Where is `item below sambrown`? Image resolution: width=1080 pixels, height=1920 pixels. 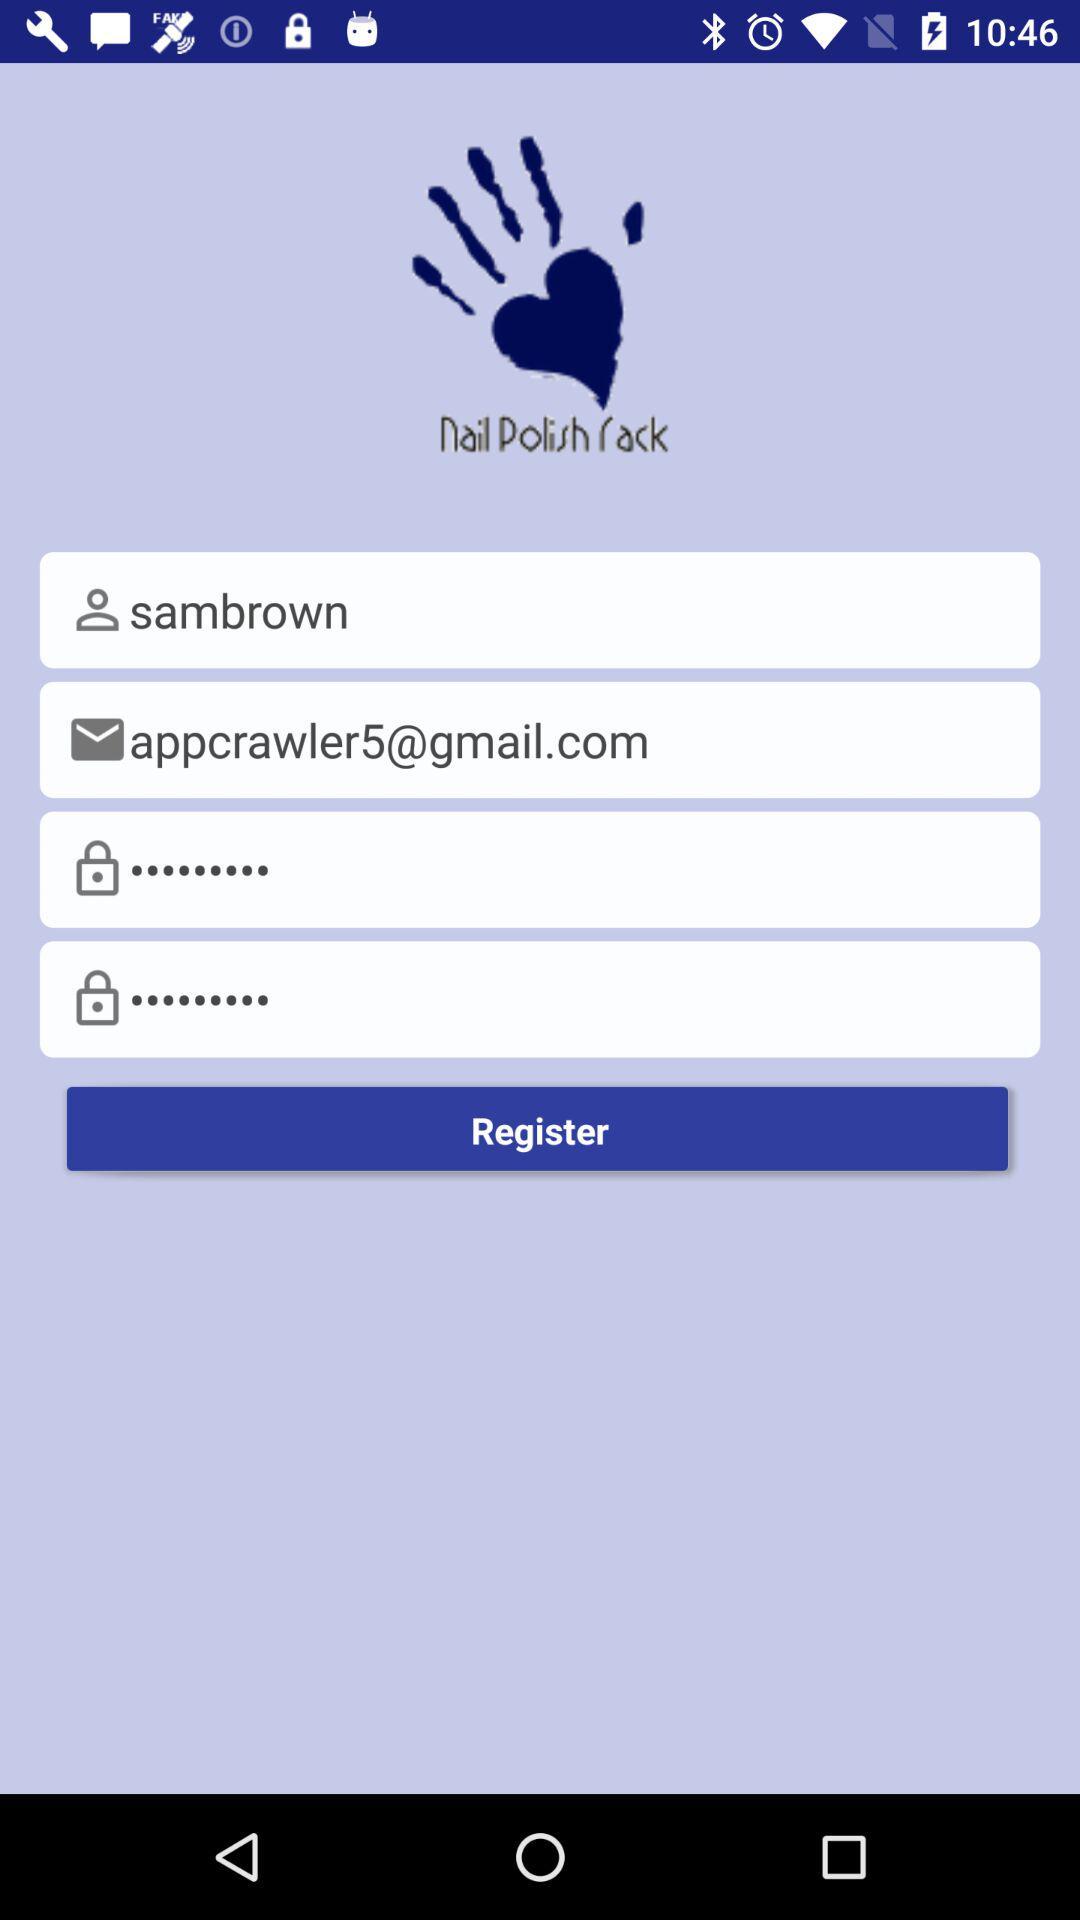 item below sambrown is located at coordinates (540, 738).